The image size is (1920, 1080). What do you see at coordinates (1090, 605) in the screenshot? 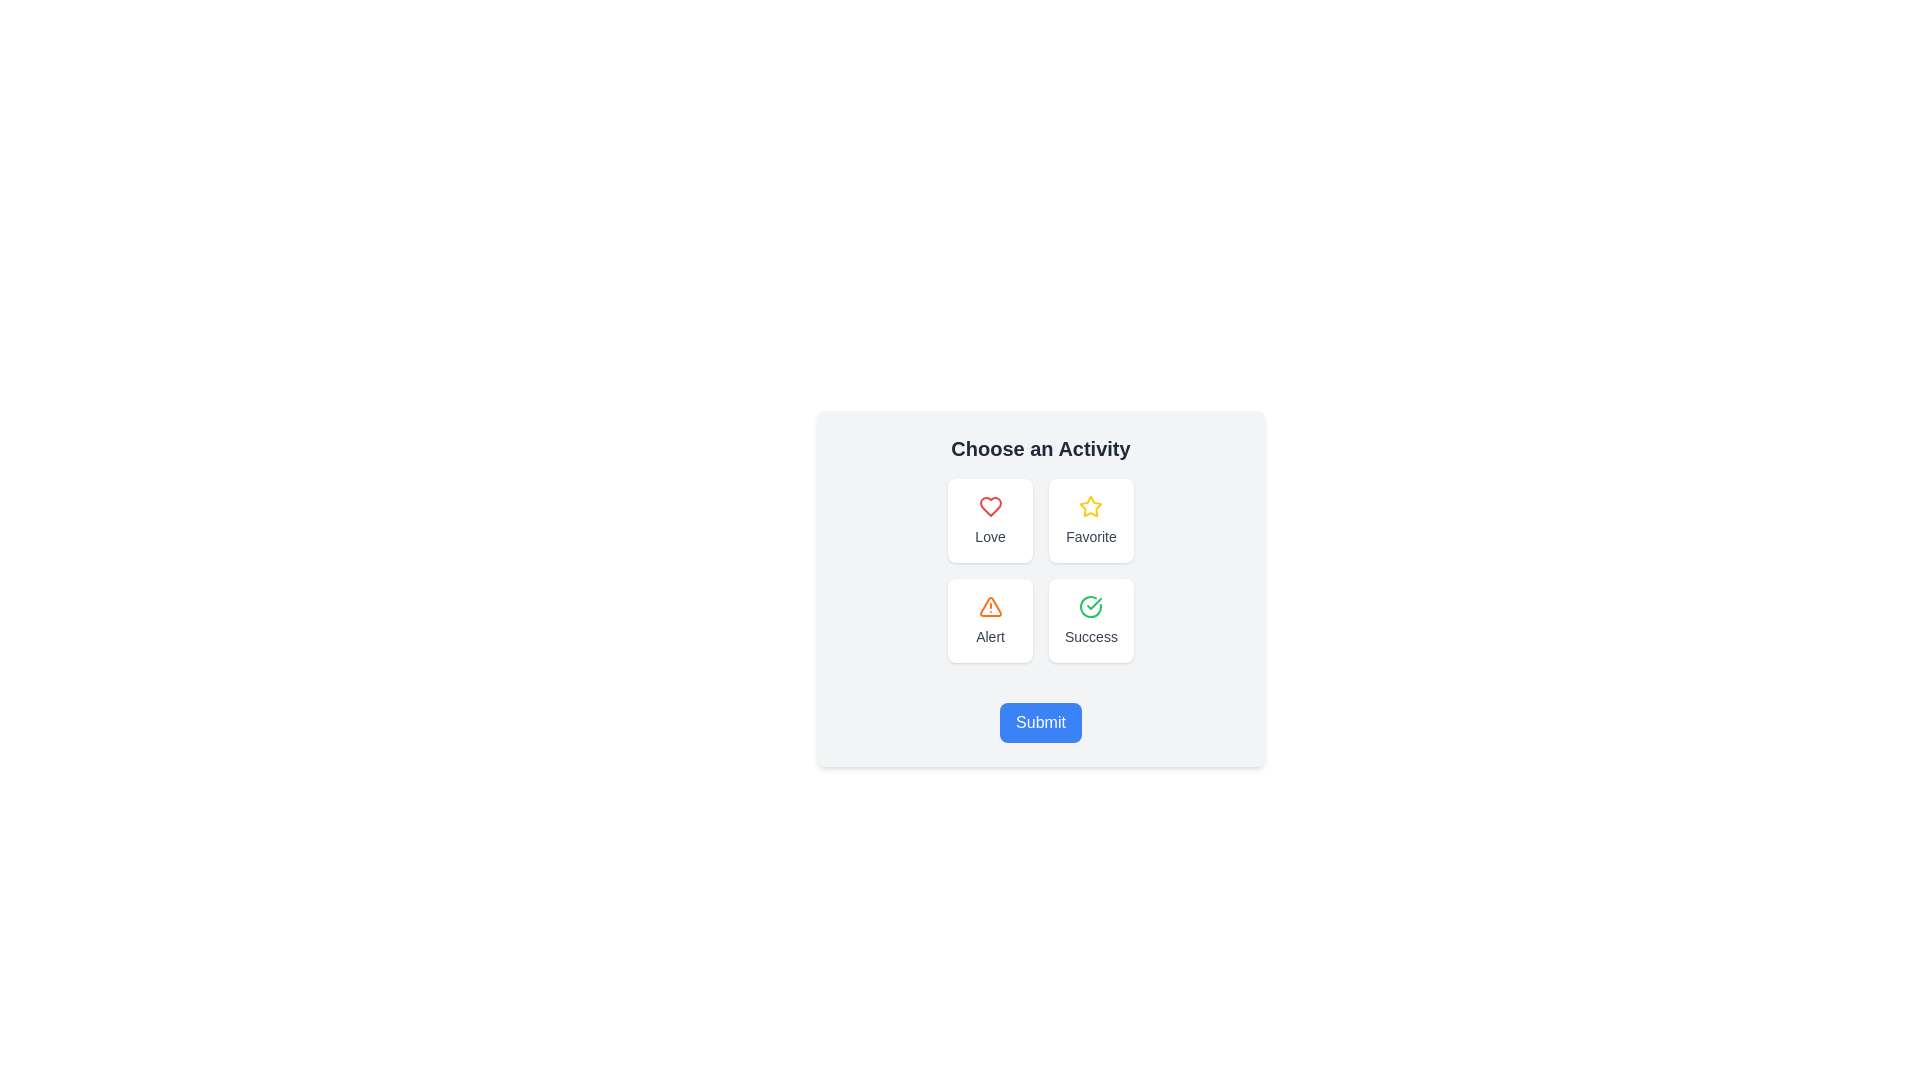
I see `the circular icon with a green outline and checkmark, associated with the label 'Success', located in the bottom-right corner of a 2x2 grid within the 'Choose an Activity' card` at bounding box center [1090, 605].